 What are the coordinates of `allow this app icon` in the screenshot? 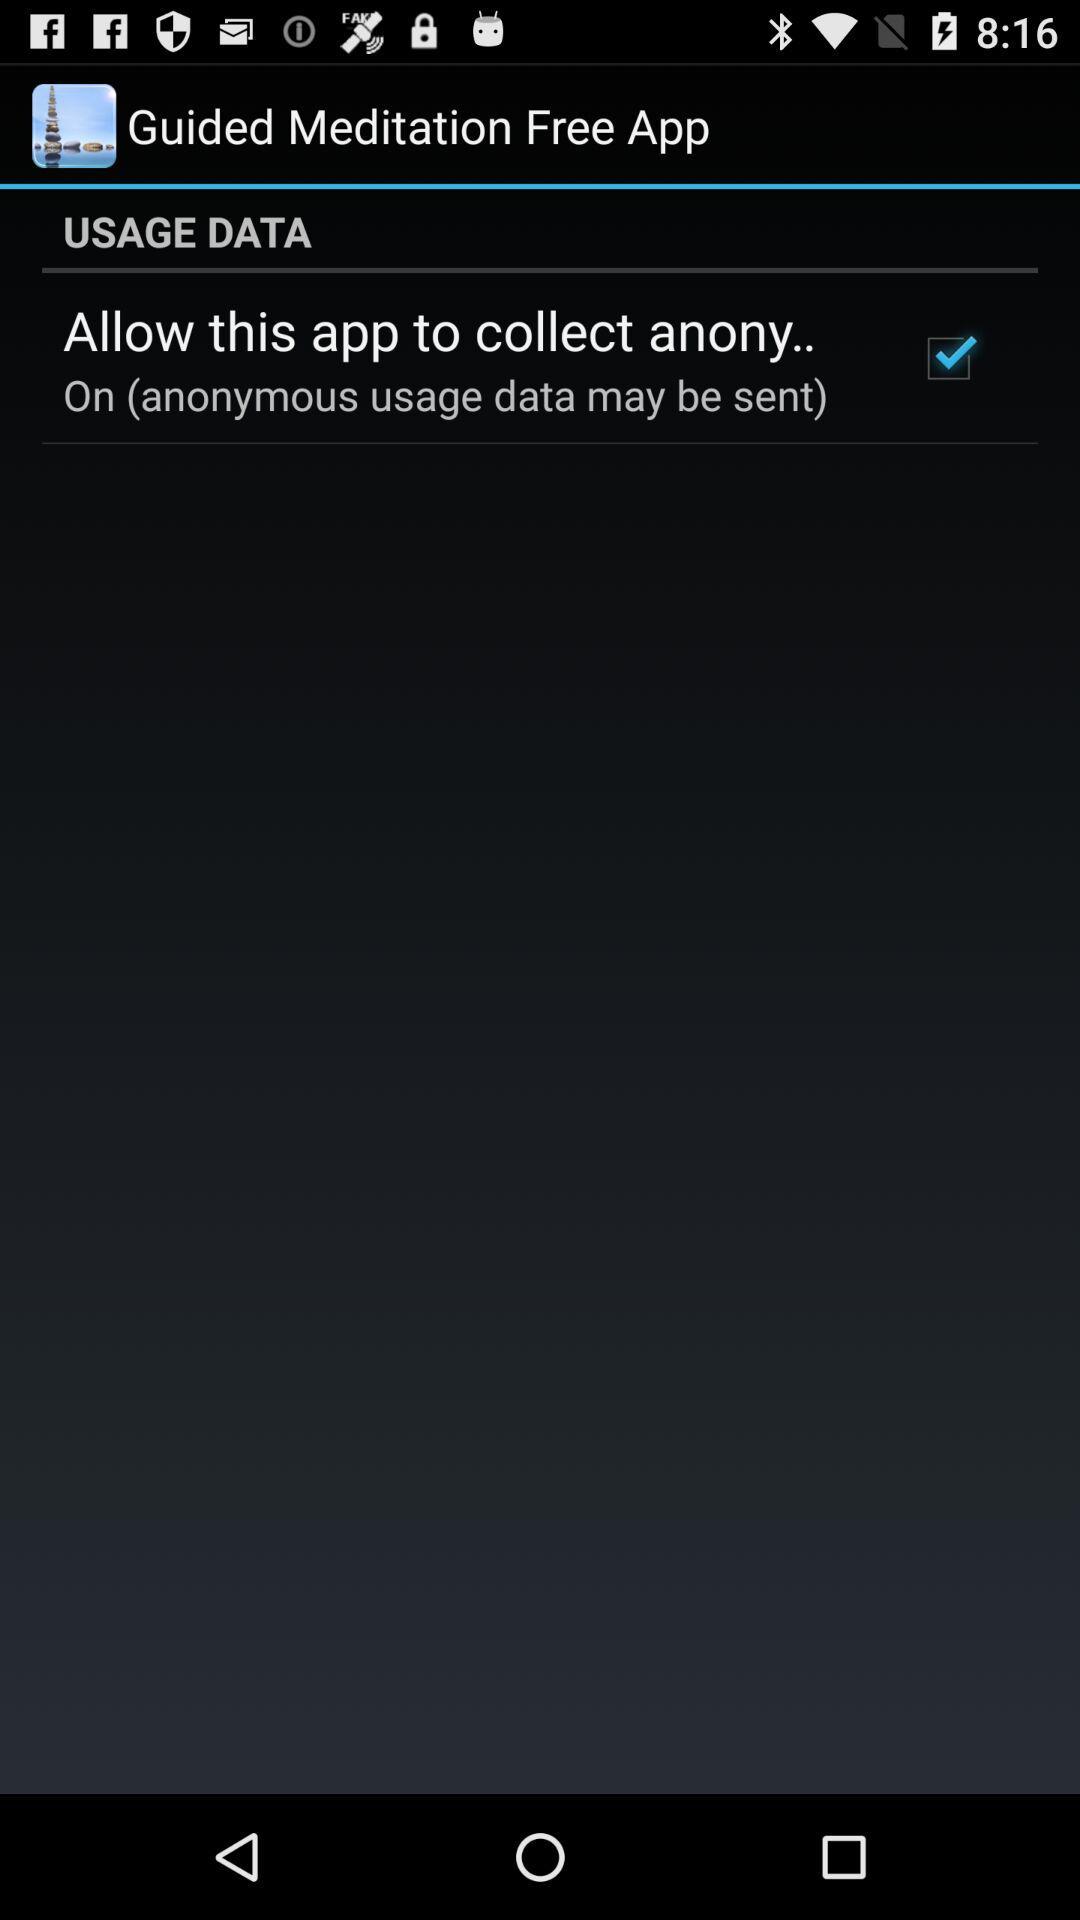 It's located at (463, 329).